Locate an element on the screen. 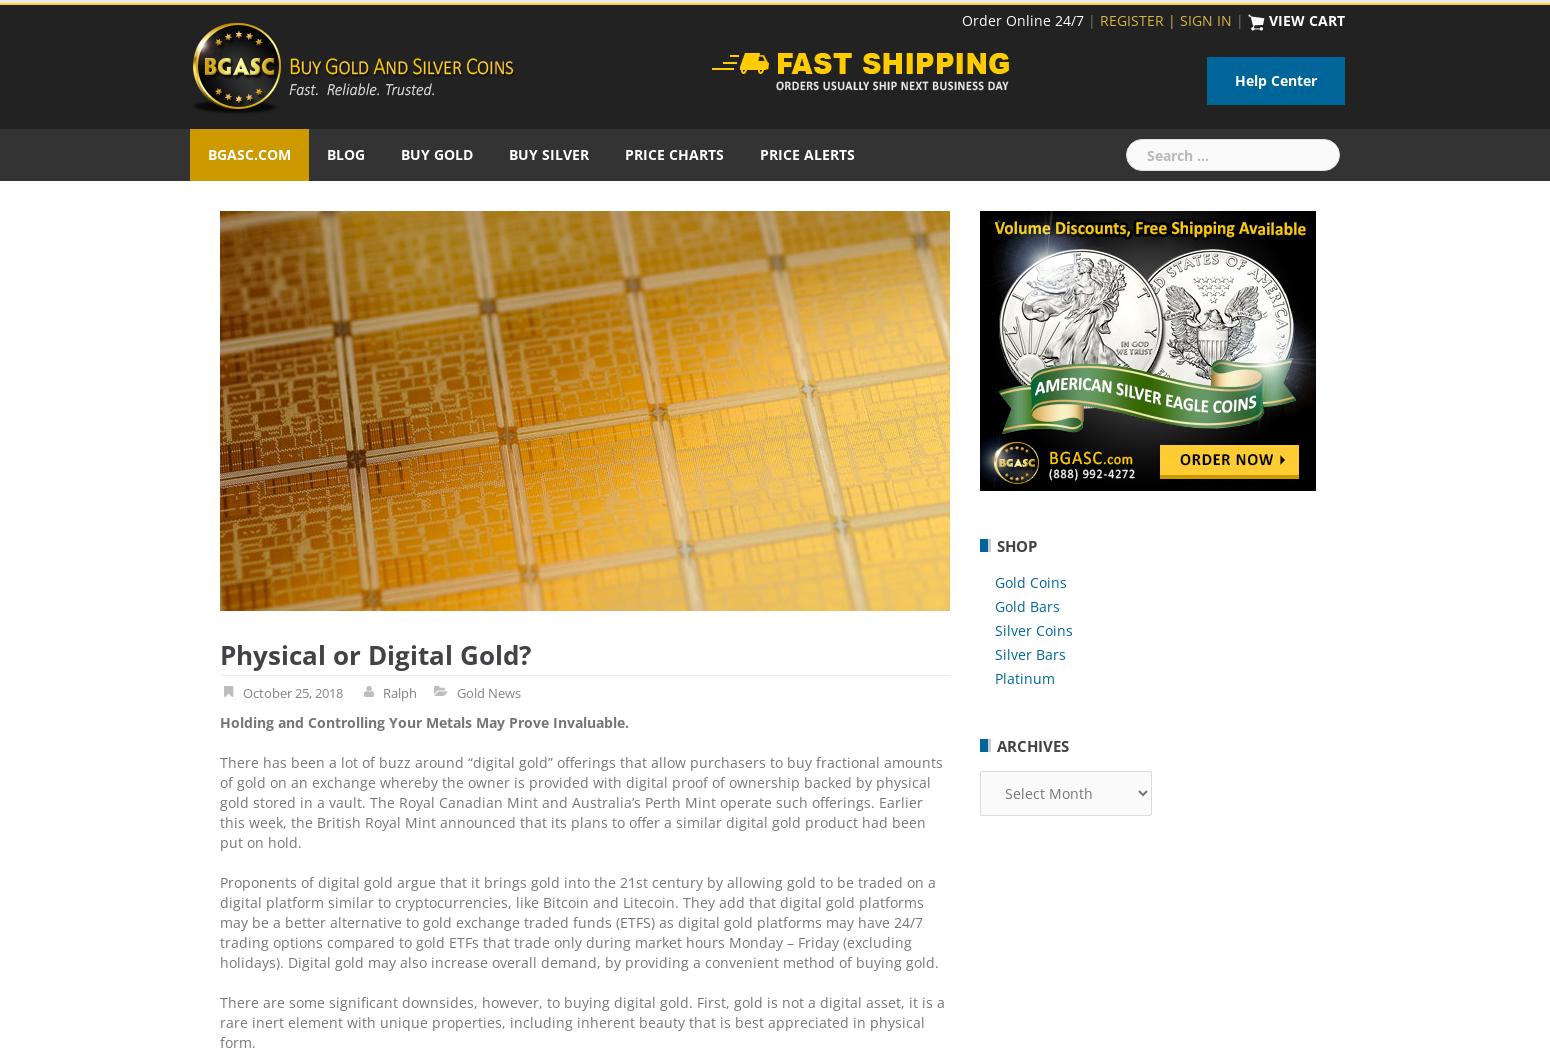  'There has been a lot of buzz around “digital gold” offerings that allow purchasers to buy fractional amounts of gold on an exchange whereby the owner is provided with digital proof of ownership backed by physical gold stored in a vault. The Royal Canadian Mint and Australia’s Perth Mint operate such offerings. Earlier this week, the British Royal Mint announced that its plans to offer a similar digital gold product had been put on hold.' is located at coordinates (581, 801).